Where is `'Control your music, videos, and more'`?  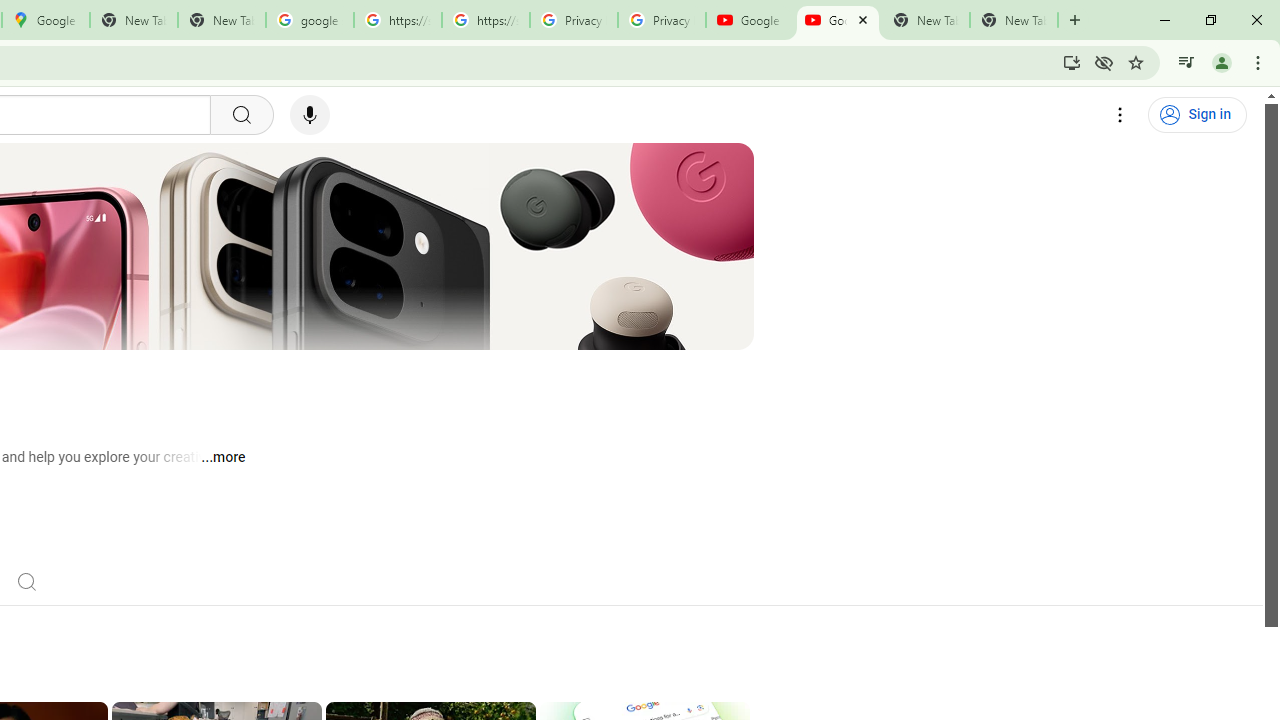
'Control your music, videos, and more' is located at coordinates (1185, 61).